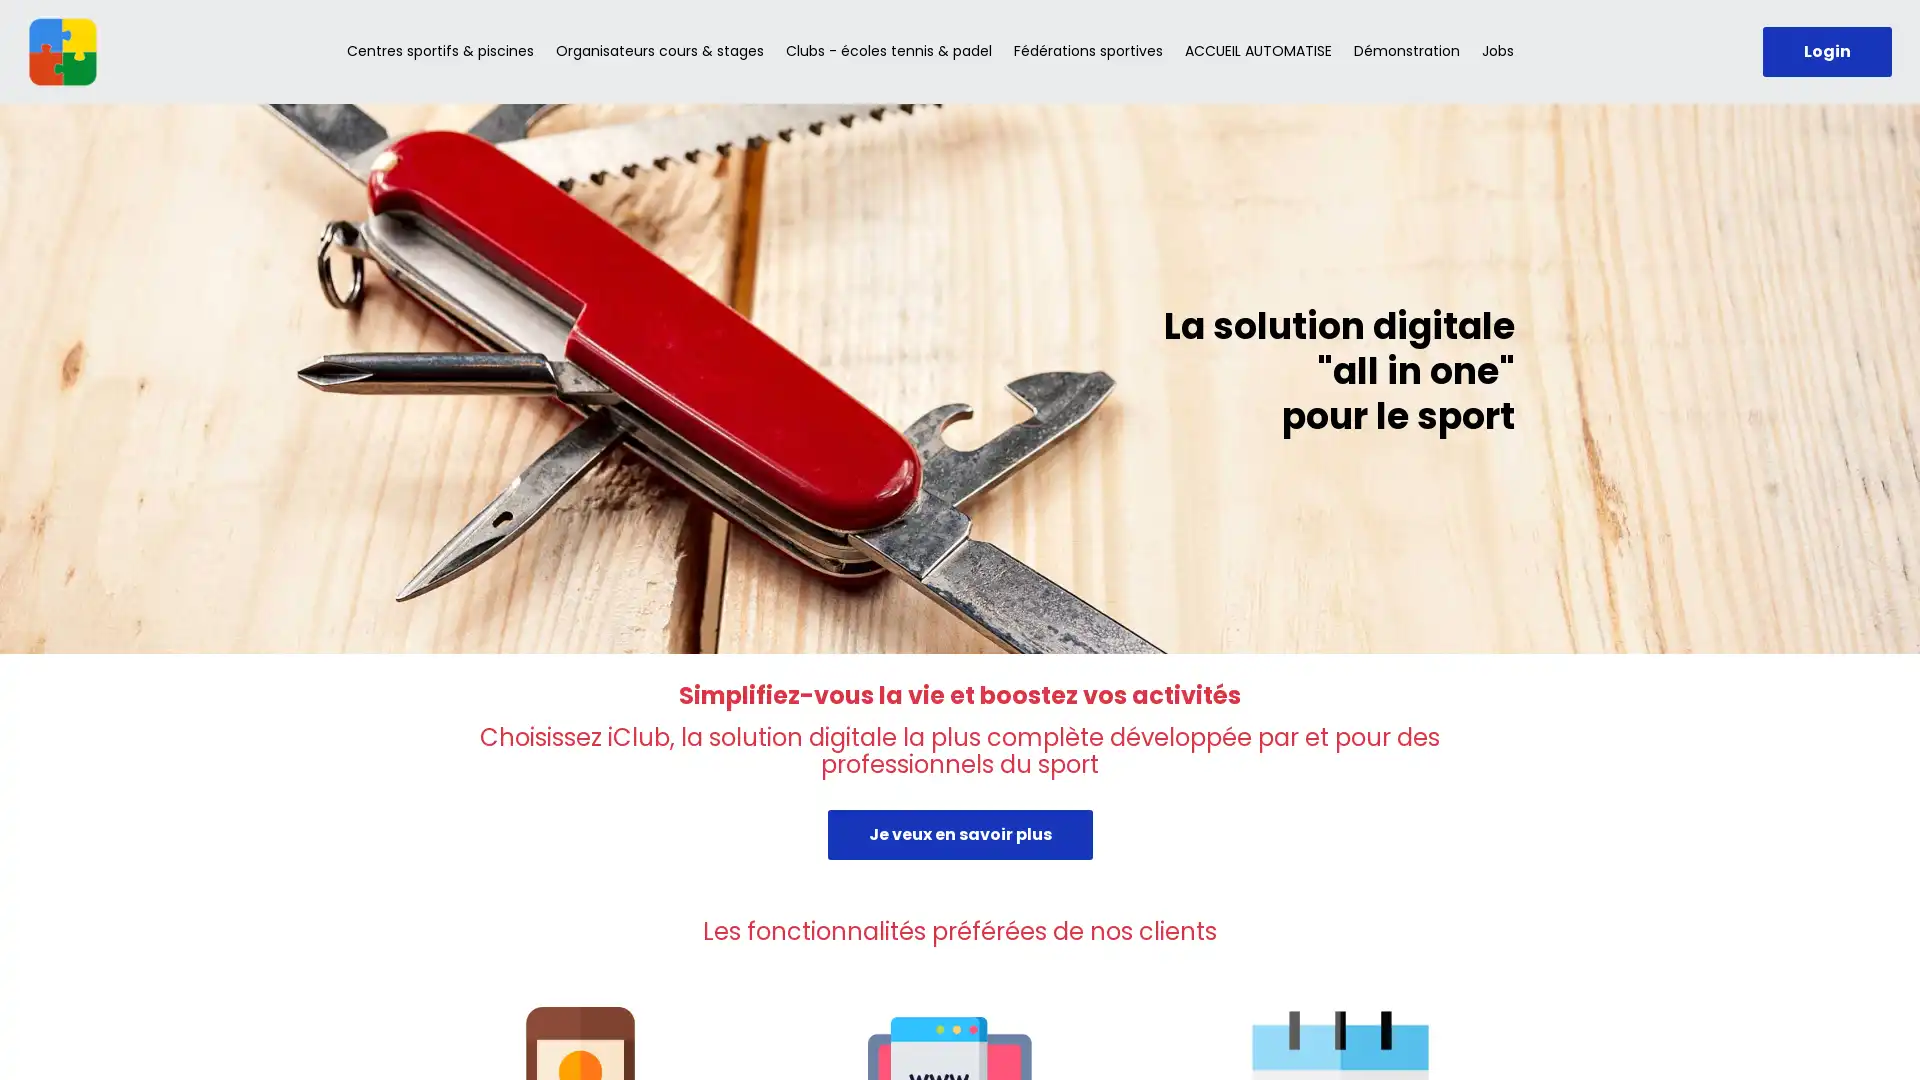  I want to click on Login, so click(1824, 50).